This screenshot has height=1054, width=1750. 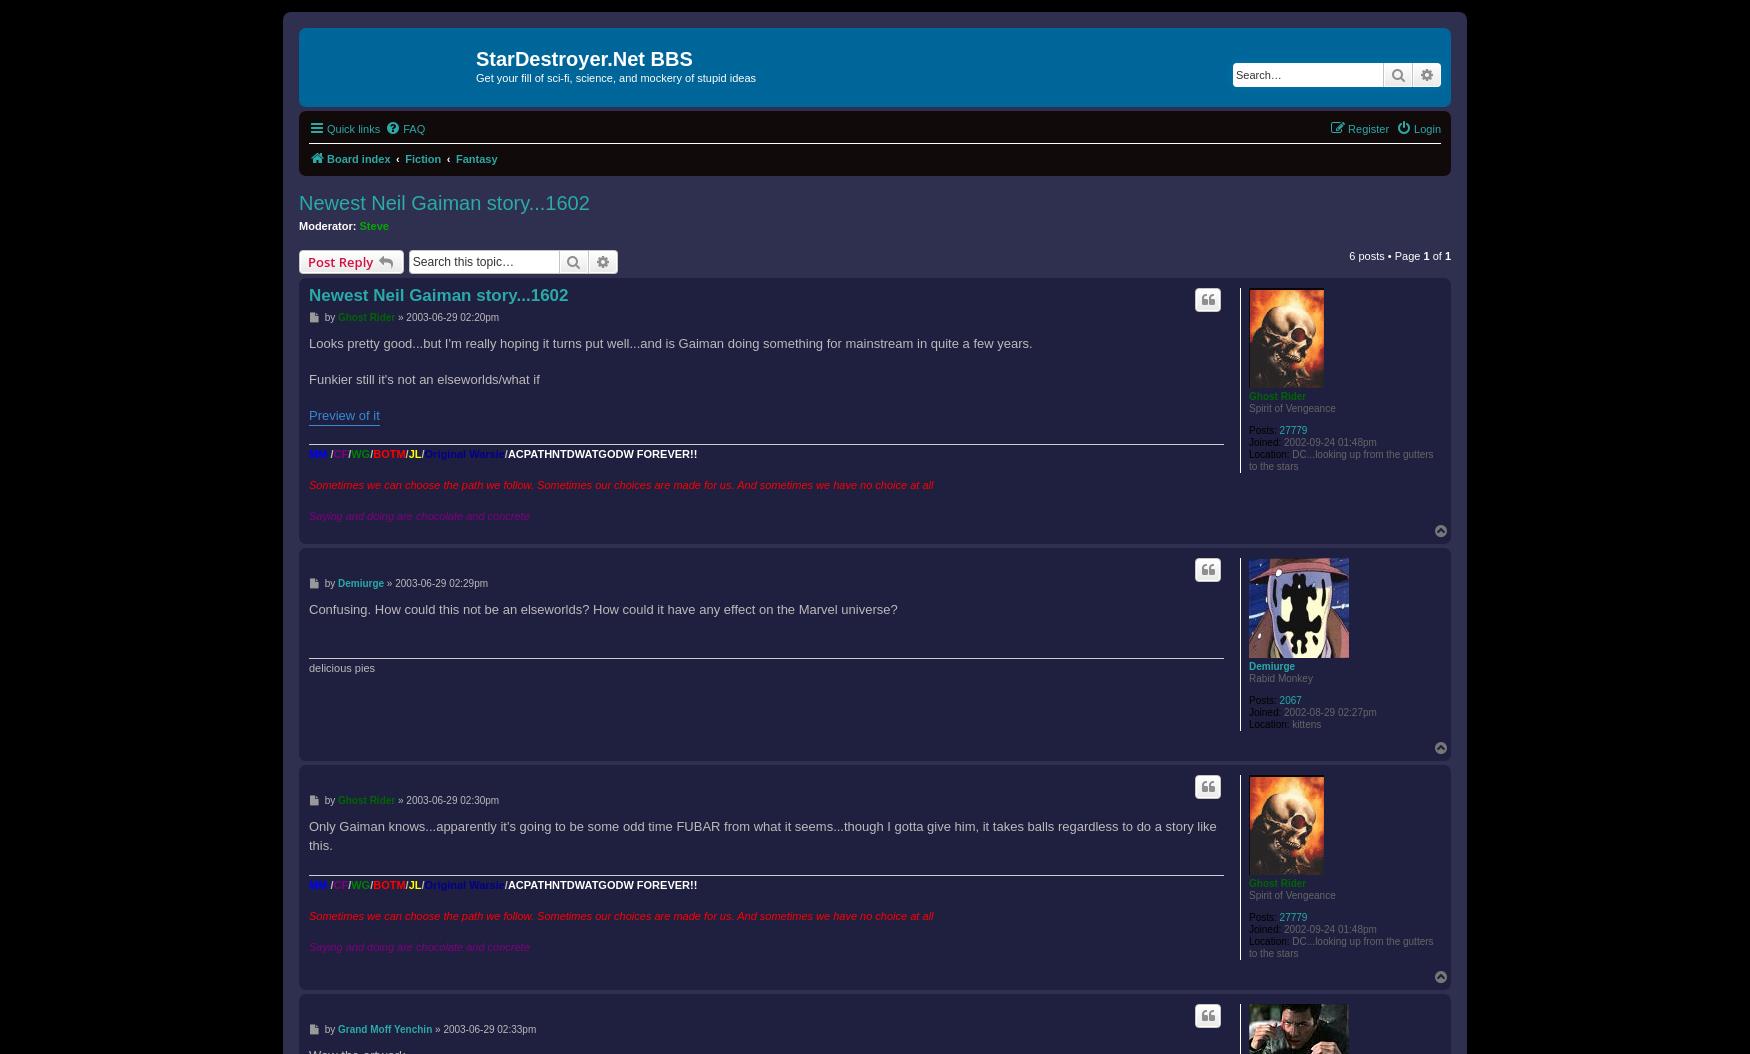 What do you see at coordinates (340, 260) in the screenshot?
I see `'Post Reply'` at bounding box center [340, 260].